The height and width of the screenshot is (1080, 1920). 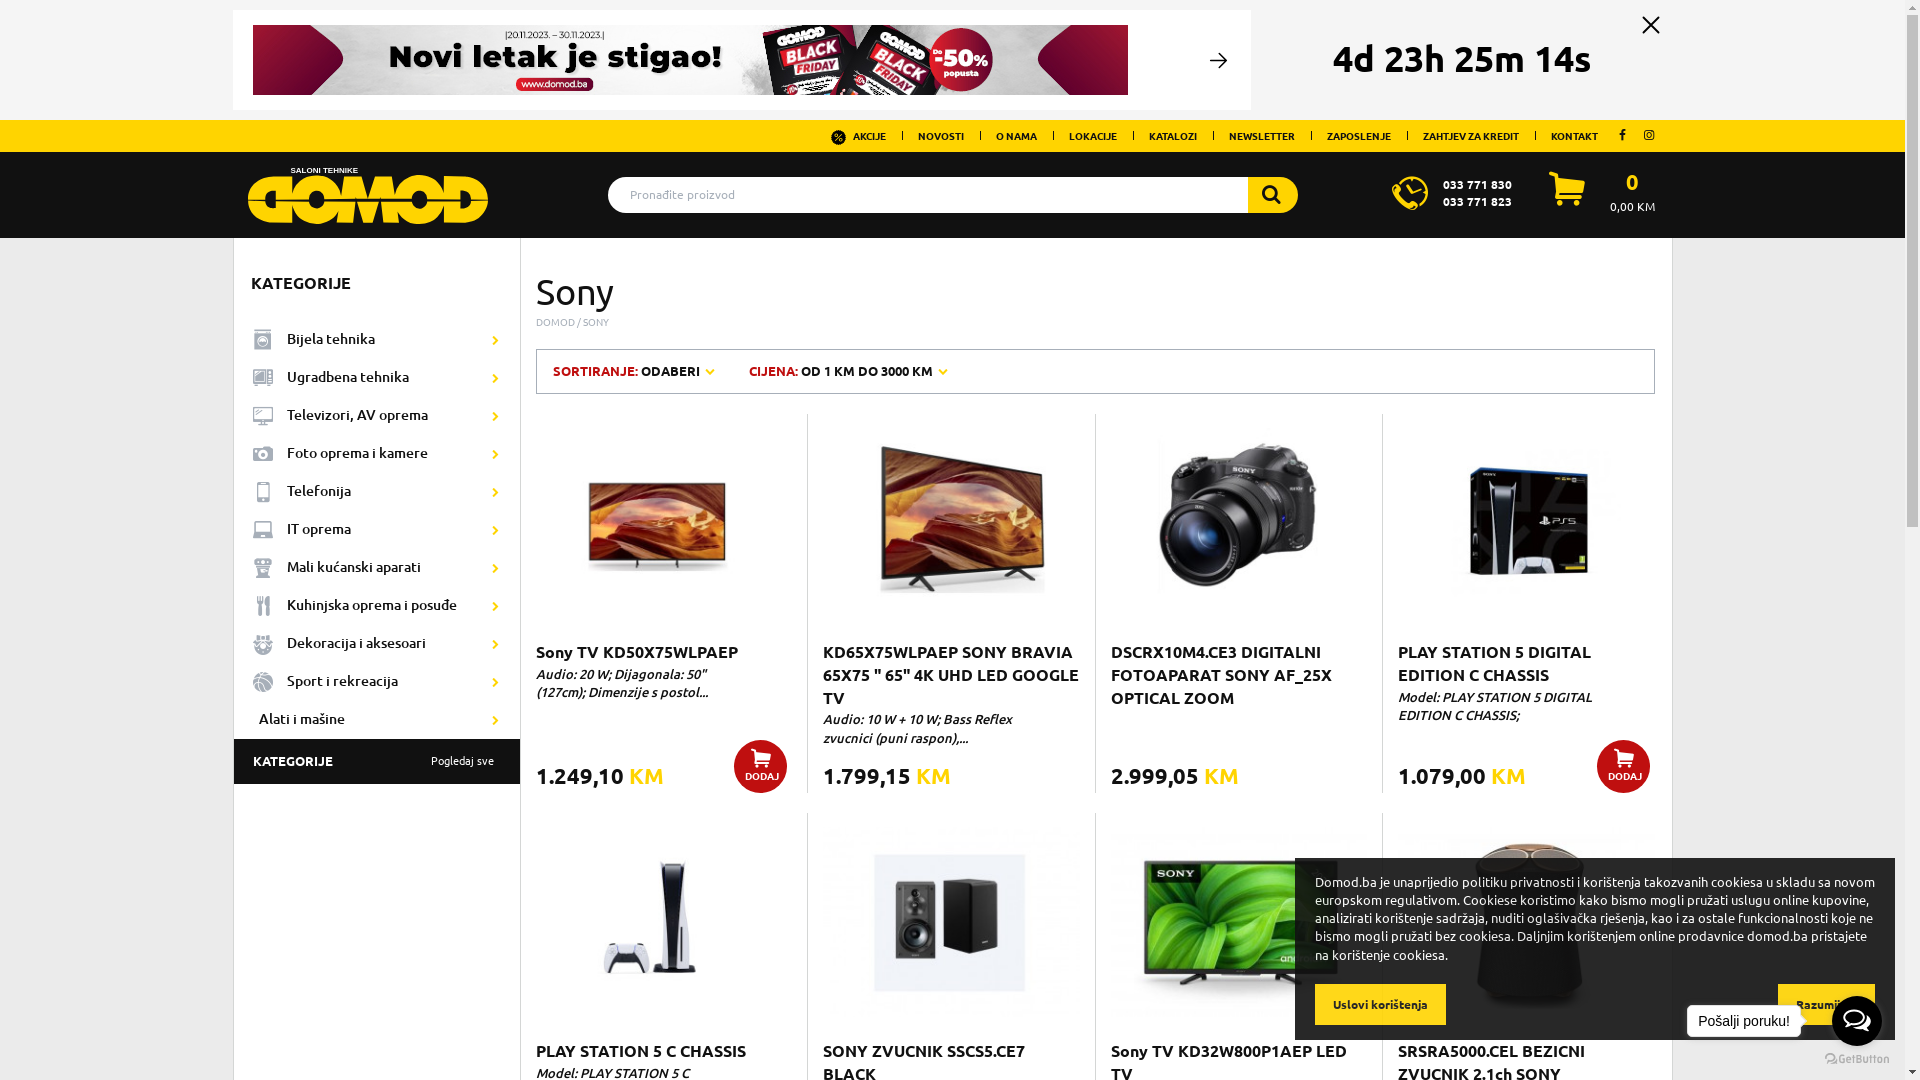 What do you see at coordinates (1573, 135) in the screenshot?
I see `'KONTAKT'` at bounding box center [1573, 135].